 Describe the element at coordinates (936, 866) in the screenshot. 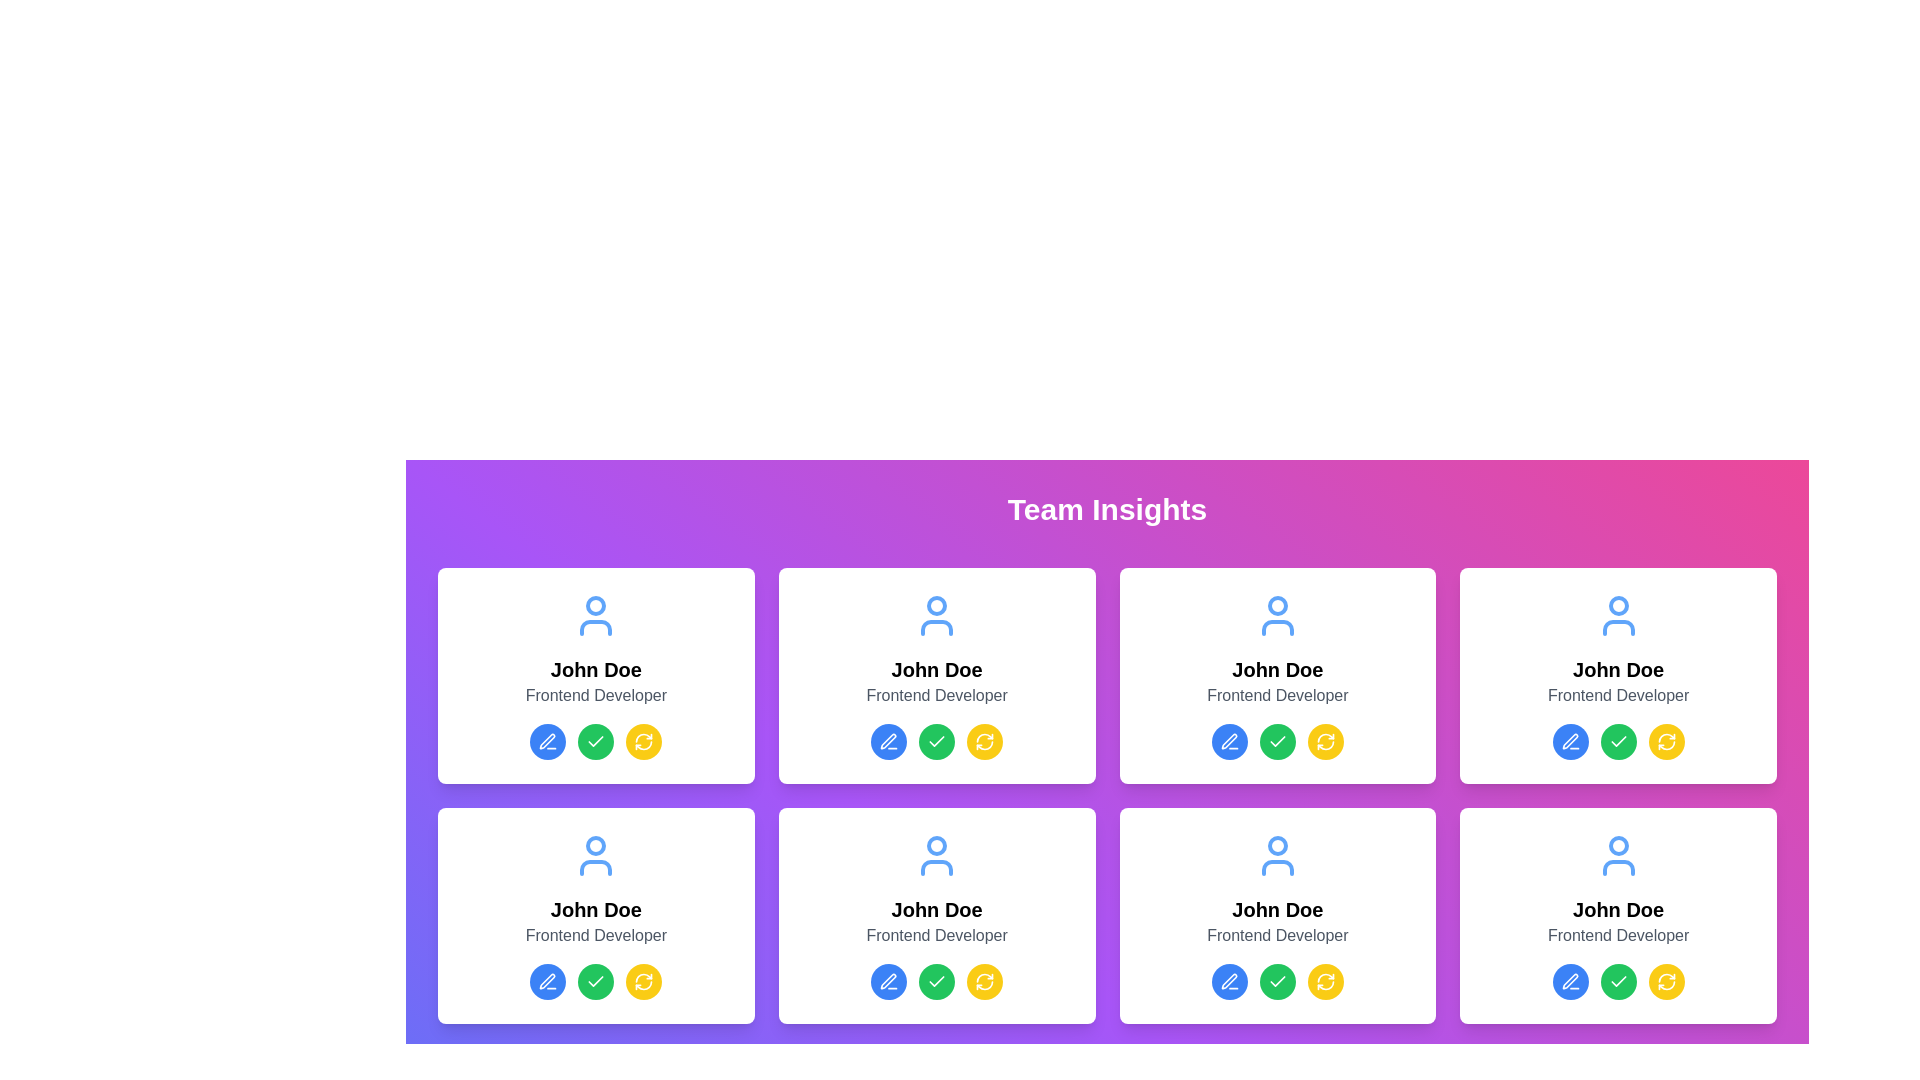

I see `the lower curved line segment of the person icon located in the center card of the bottom row in the grid layout` at that location.